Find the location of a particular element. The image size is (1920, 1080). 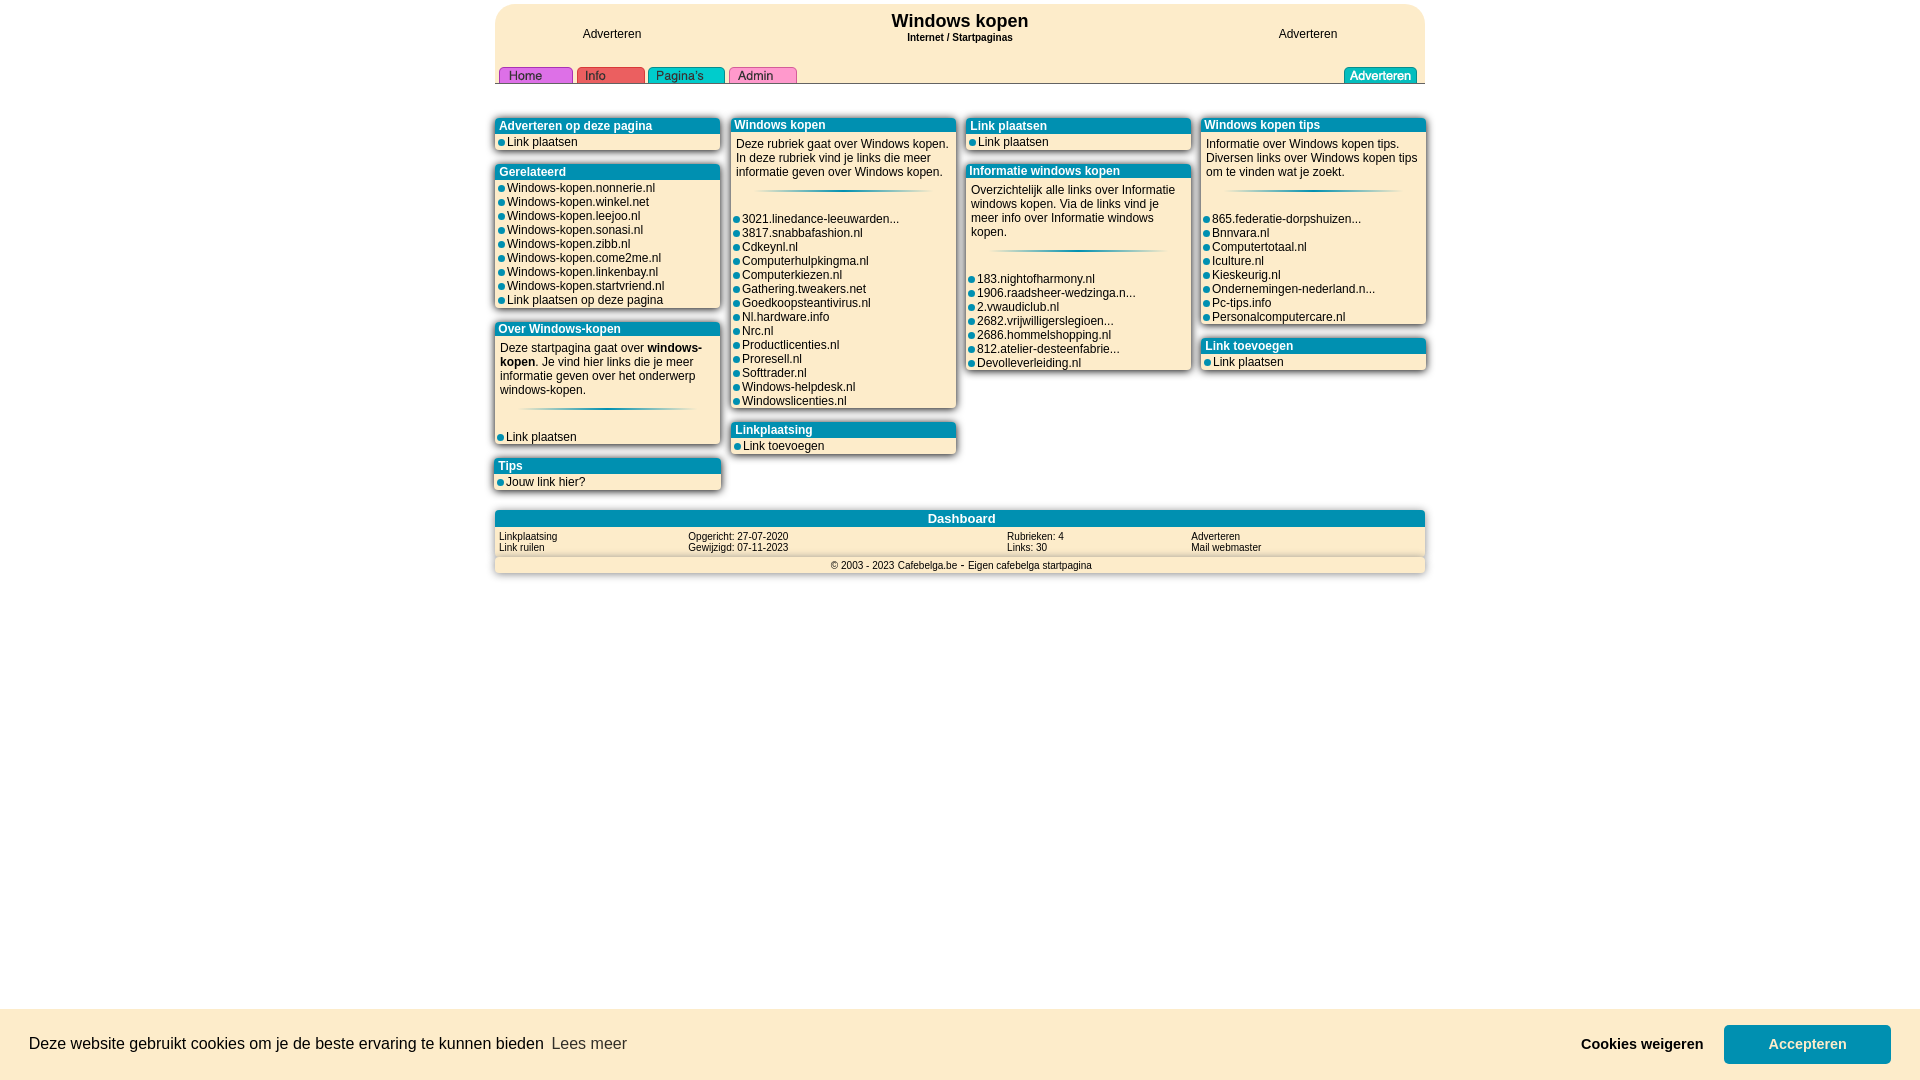

'Link plaatsen' is located at coordinates (542, 141).